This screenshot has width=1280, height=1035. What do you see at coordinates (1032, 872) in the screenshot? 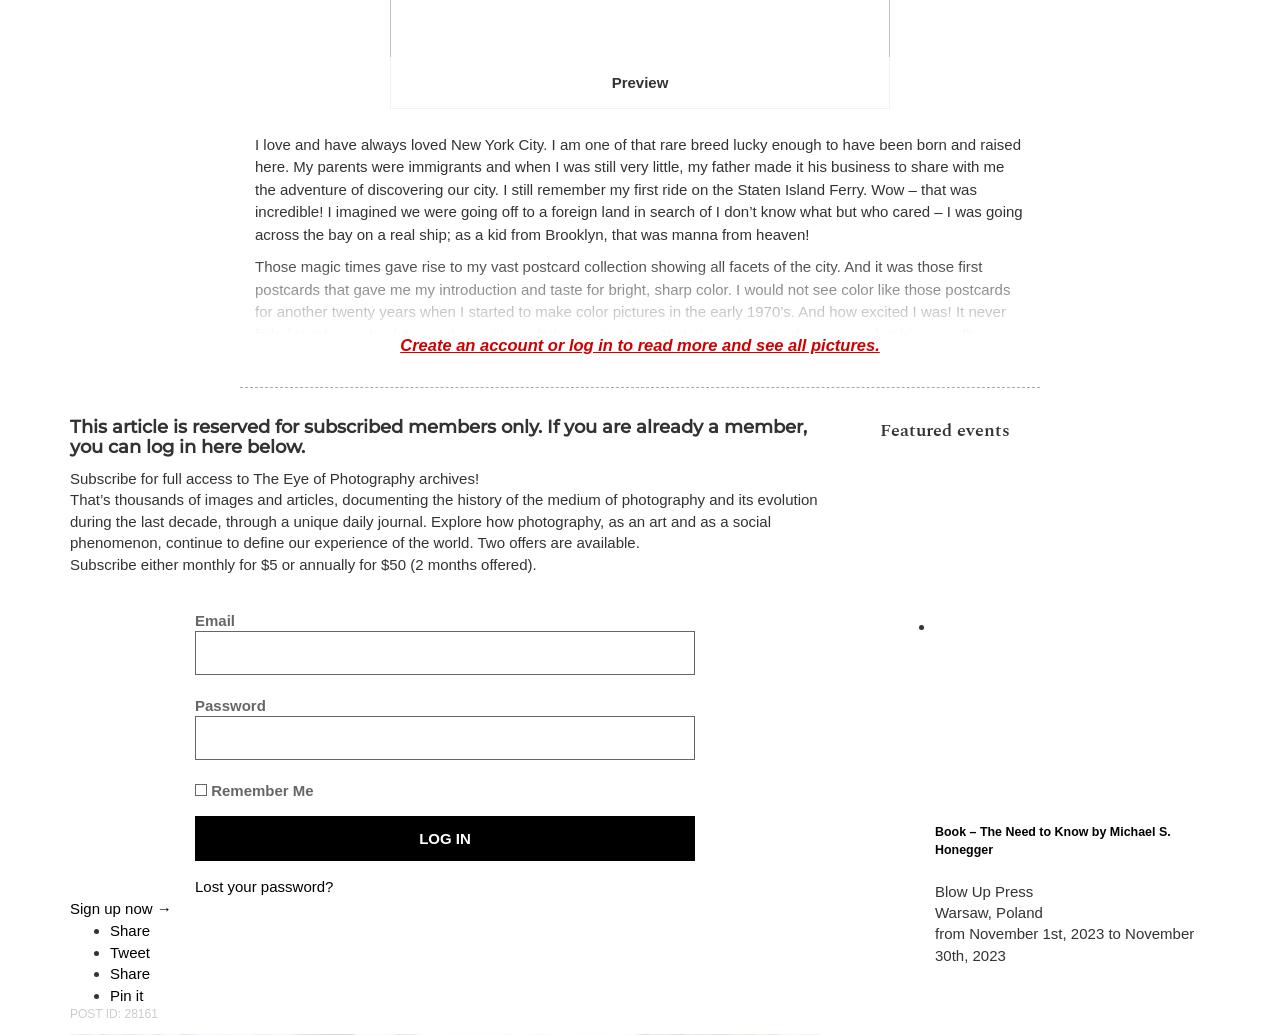
I see `'from November 17th, 2023 to November 26th, 2023'` at bounding box center [1032, 872].